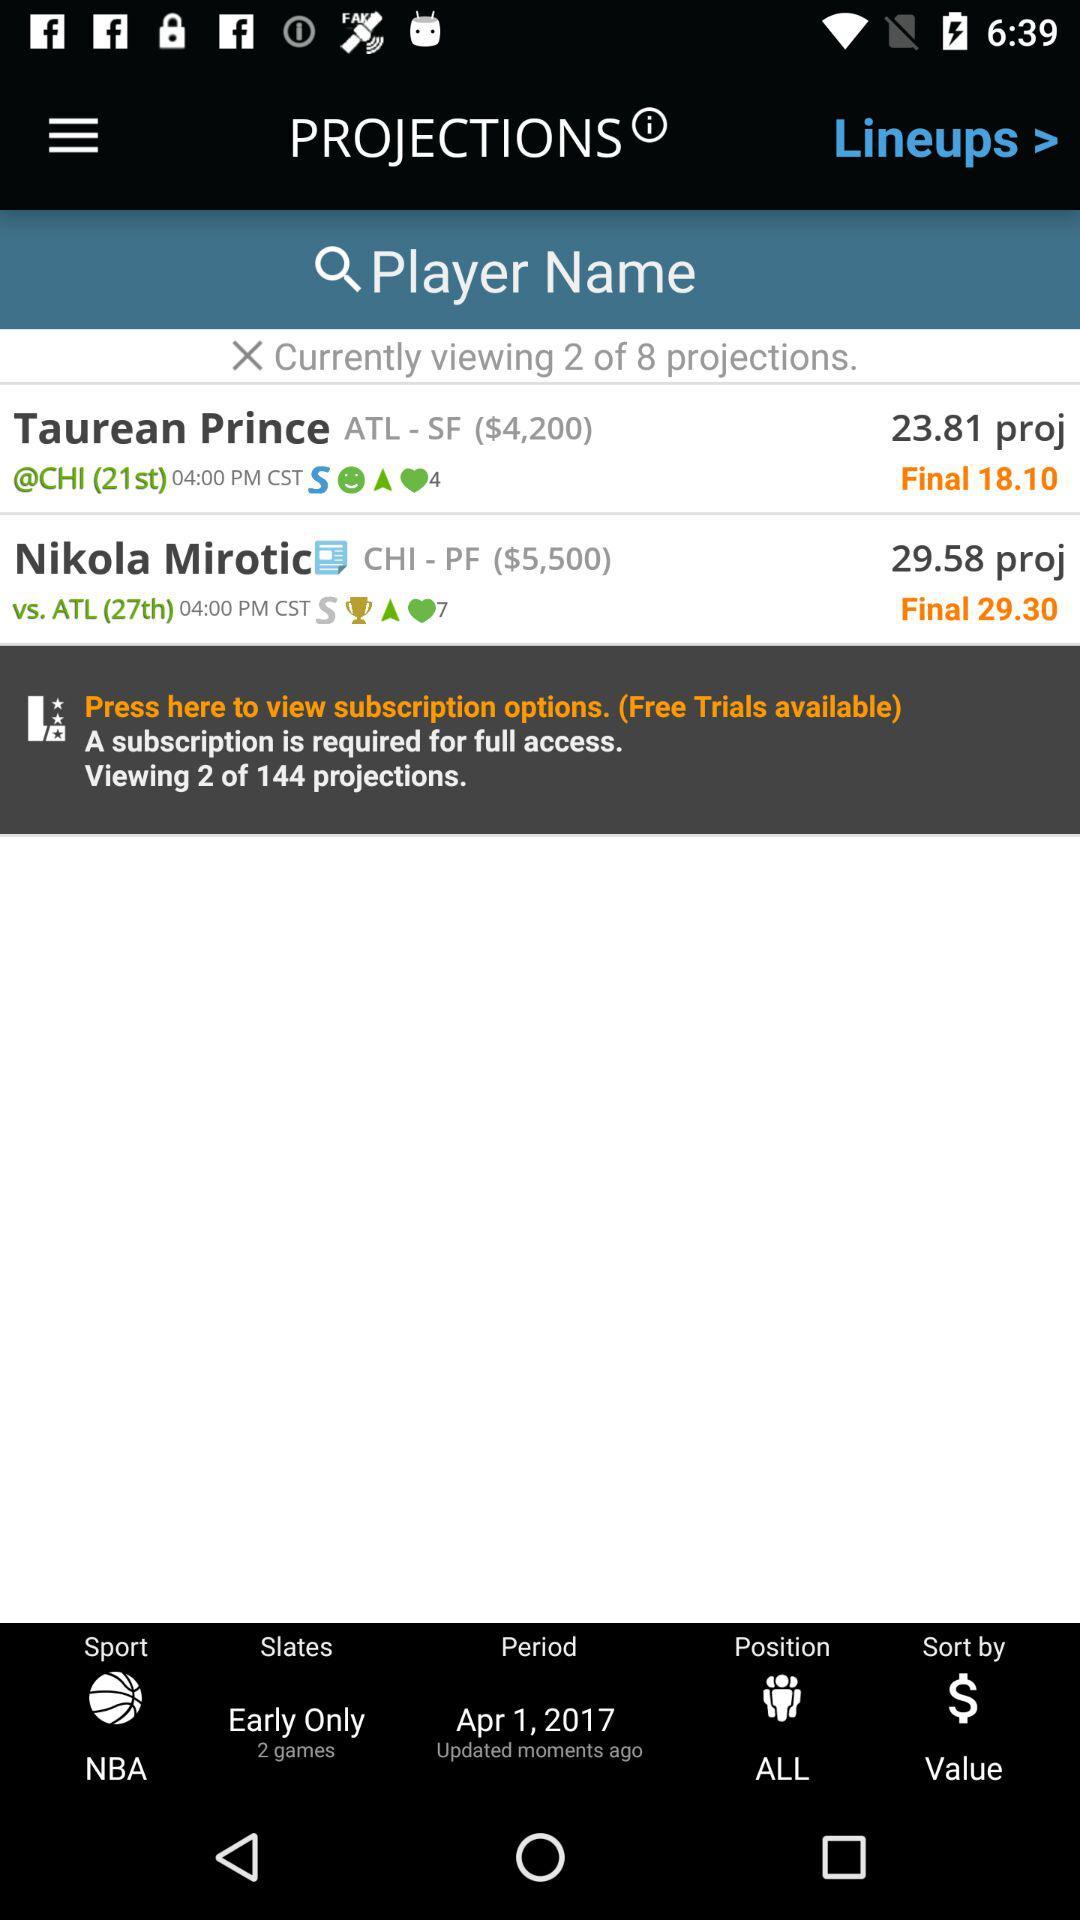  What do you see at coordinates (500, 268) in the screenshot?
I see `typing bar for name` at bounding box center [500, 268].